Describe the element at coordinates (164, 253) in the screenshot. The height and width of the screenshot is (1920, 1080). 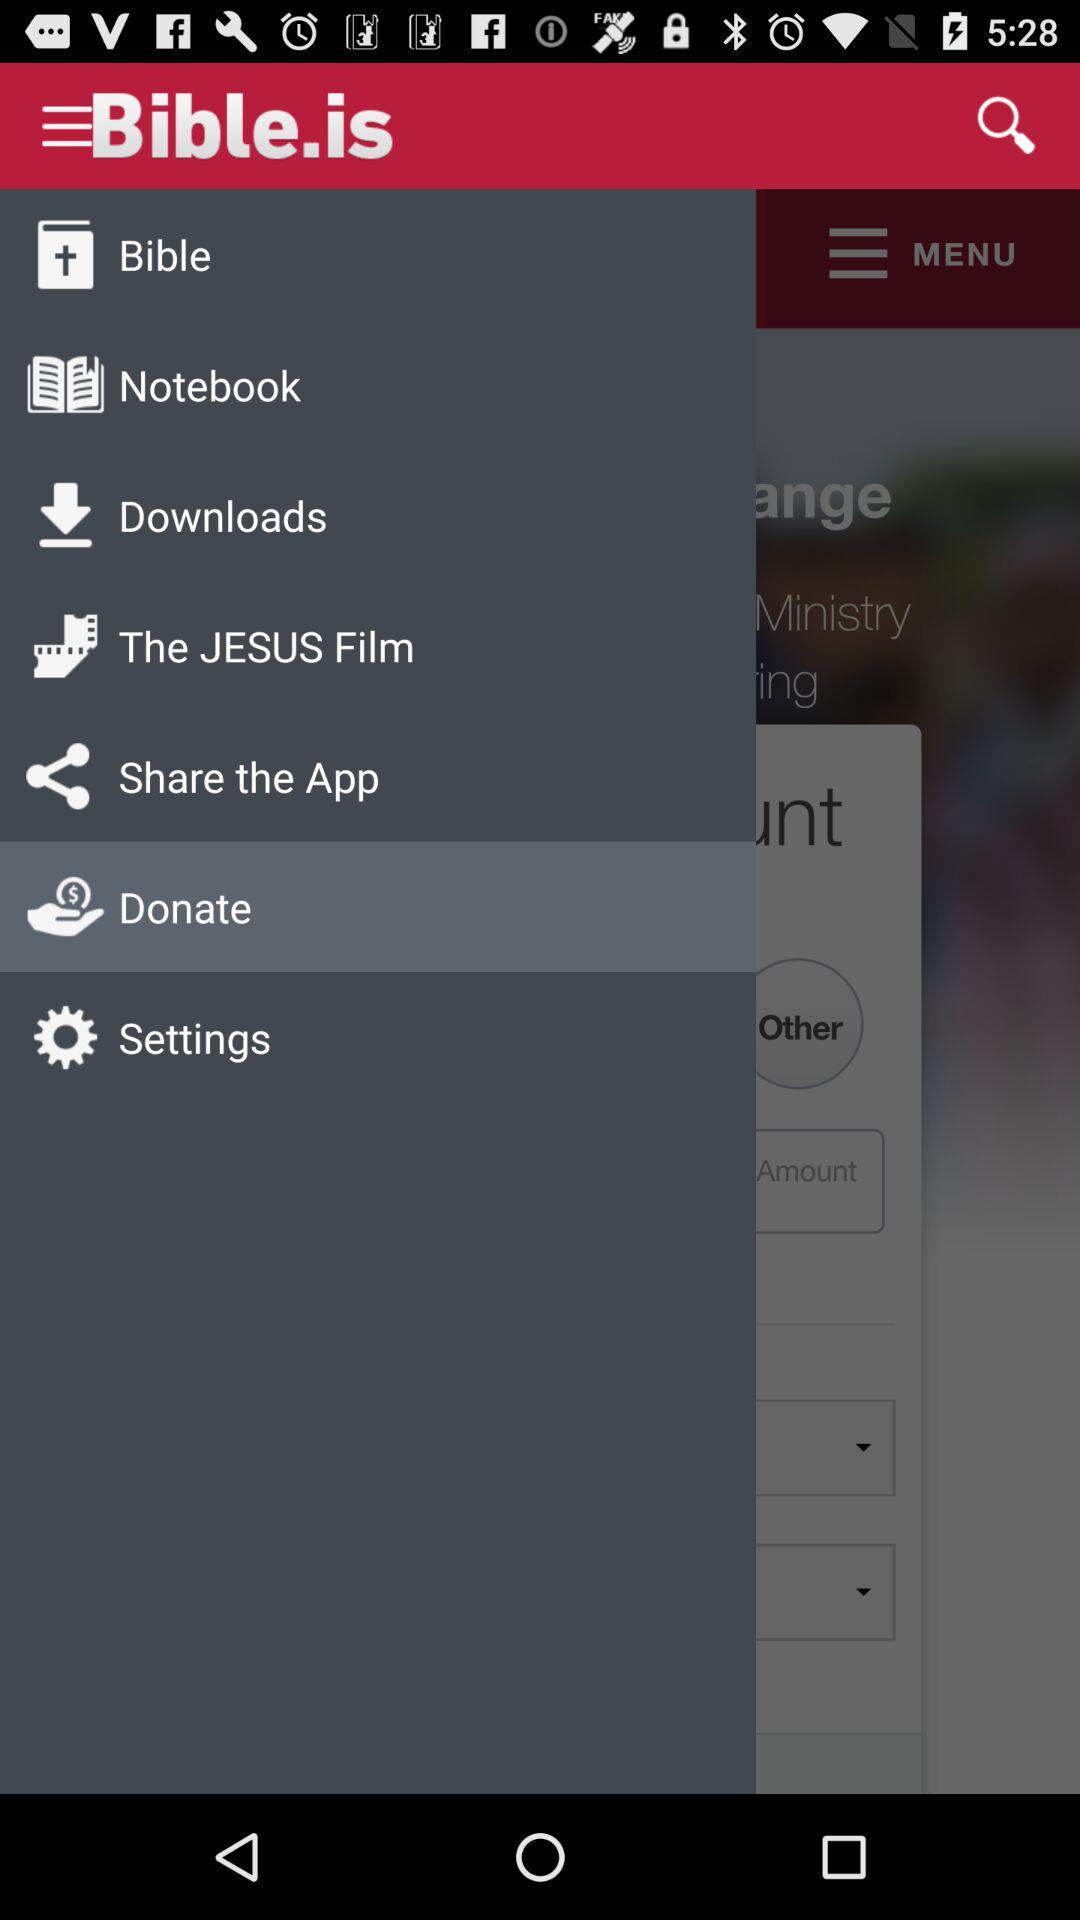
I see `app above the notebook` at that location.